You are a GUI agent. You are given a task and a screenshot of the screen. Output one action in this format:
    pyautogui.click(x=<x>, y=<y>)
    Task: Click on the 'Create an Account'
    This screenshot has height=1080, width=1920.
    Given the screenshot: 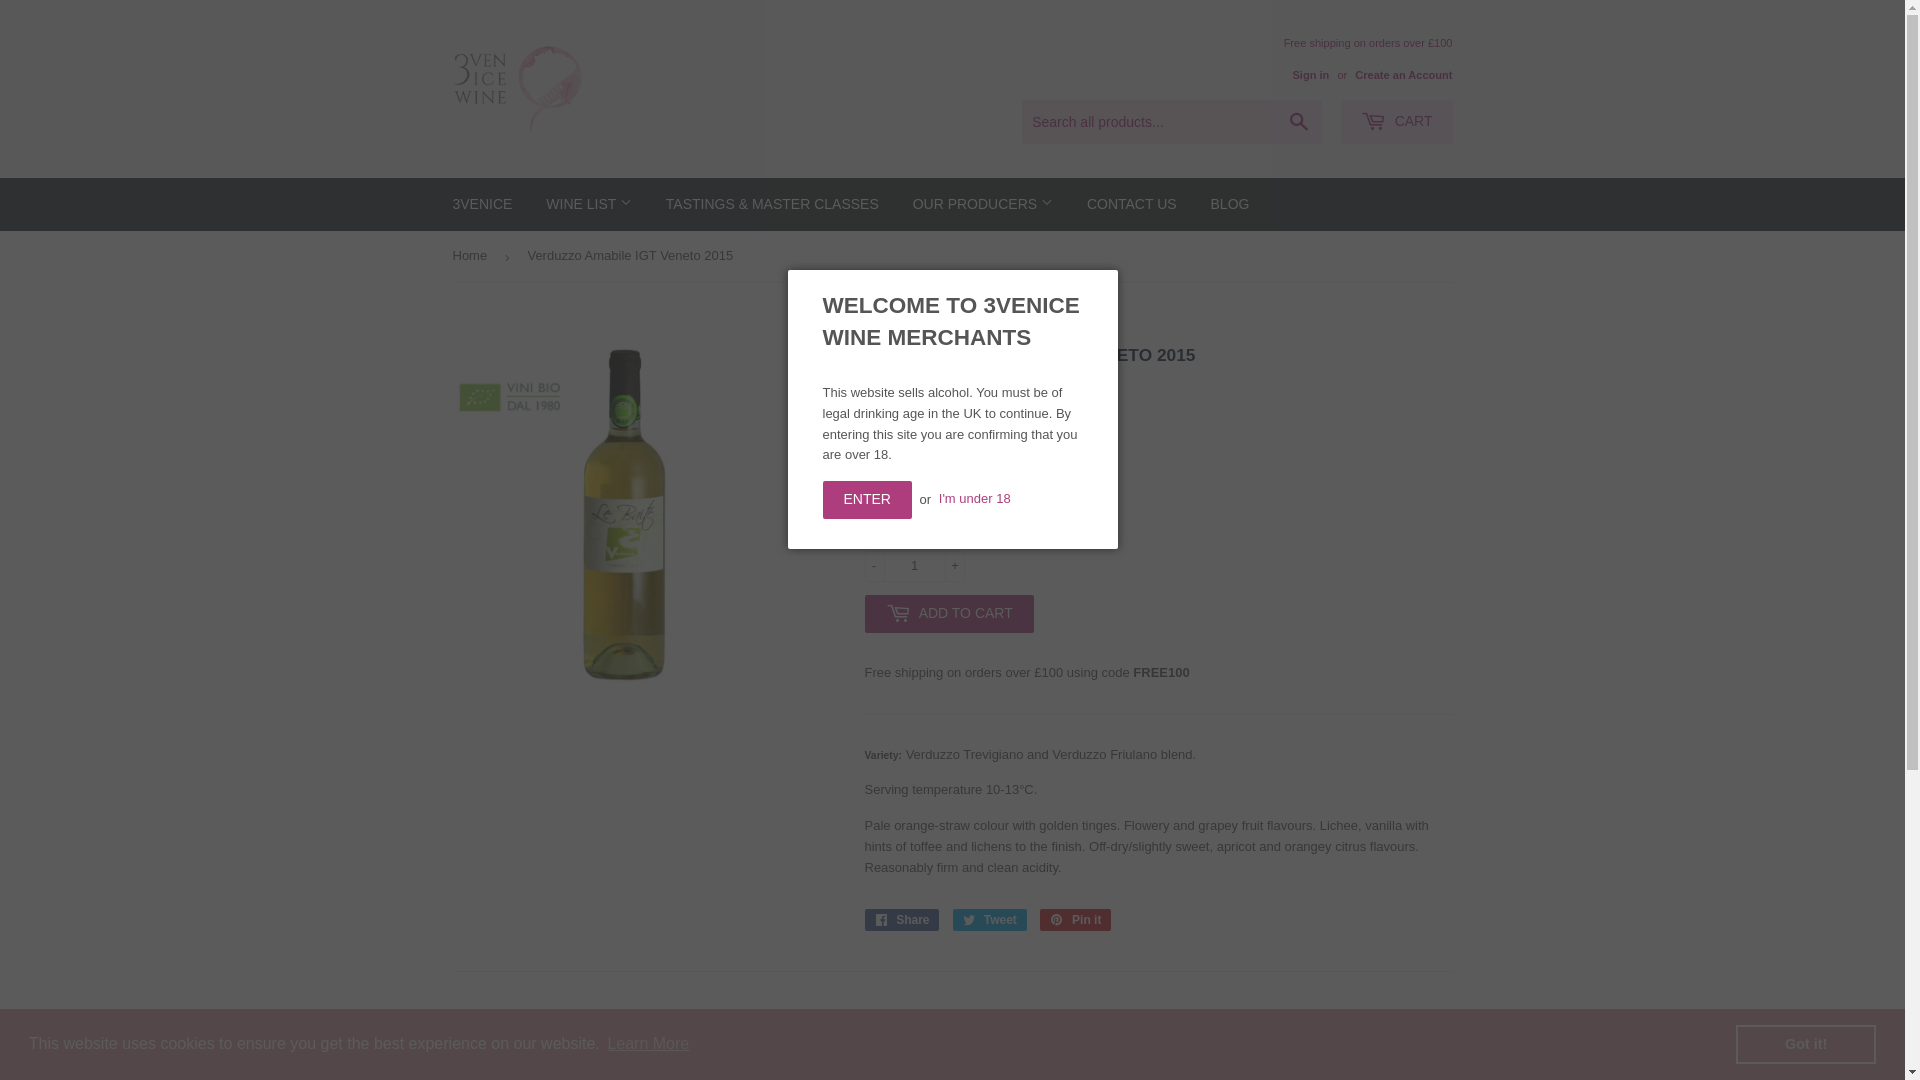 What is the action you would take?
    pyautogui.click(x=1402, y=73)
    